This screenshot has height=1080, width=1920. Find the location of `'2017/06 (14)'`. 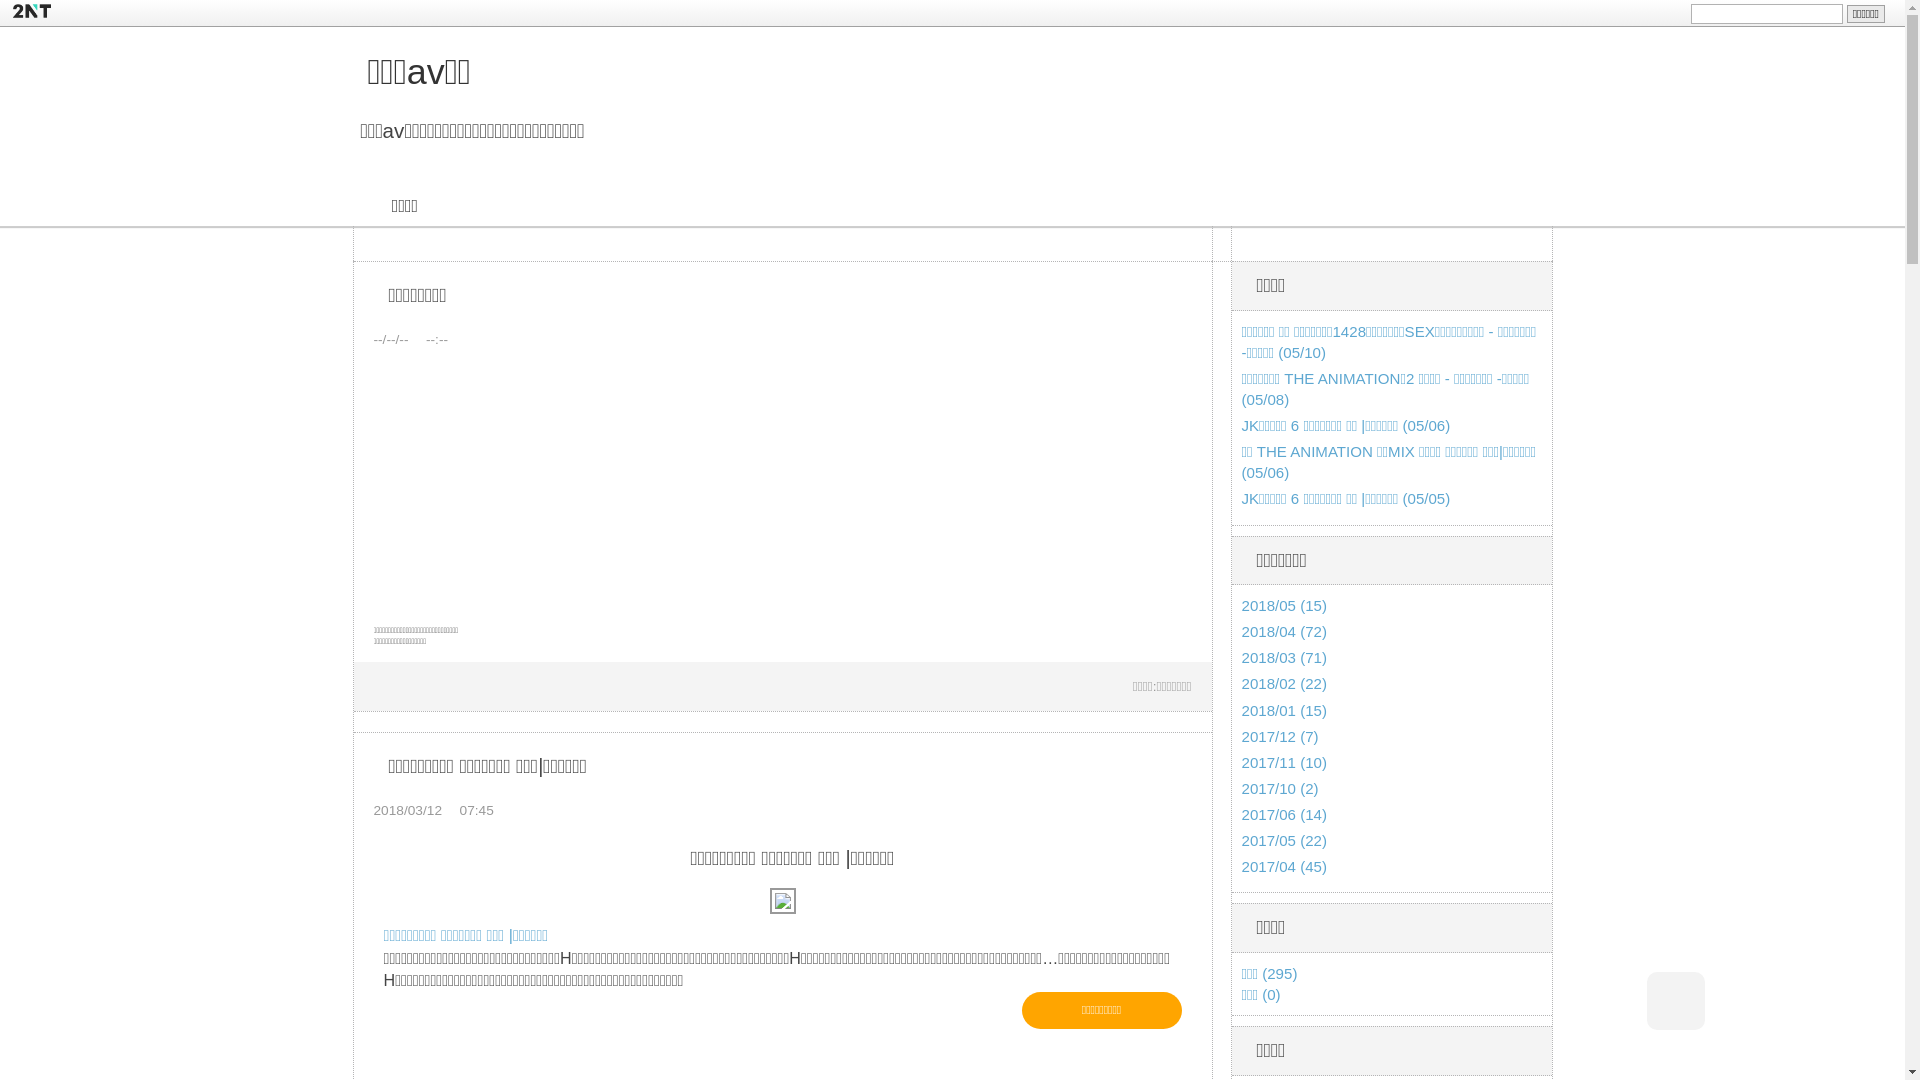

'2017/06 (14)' is located at coordinates (1285, 814).